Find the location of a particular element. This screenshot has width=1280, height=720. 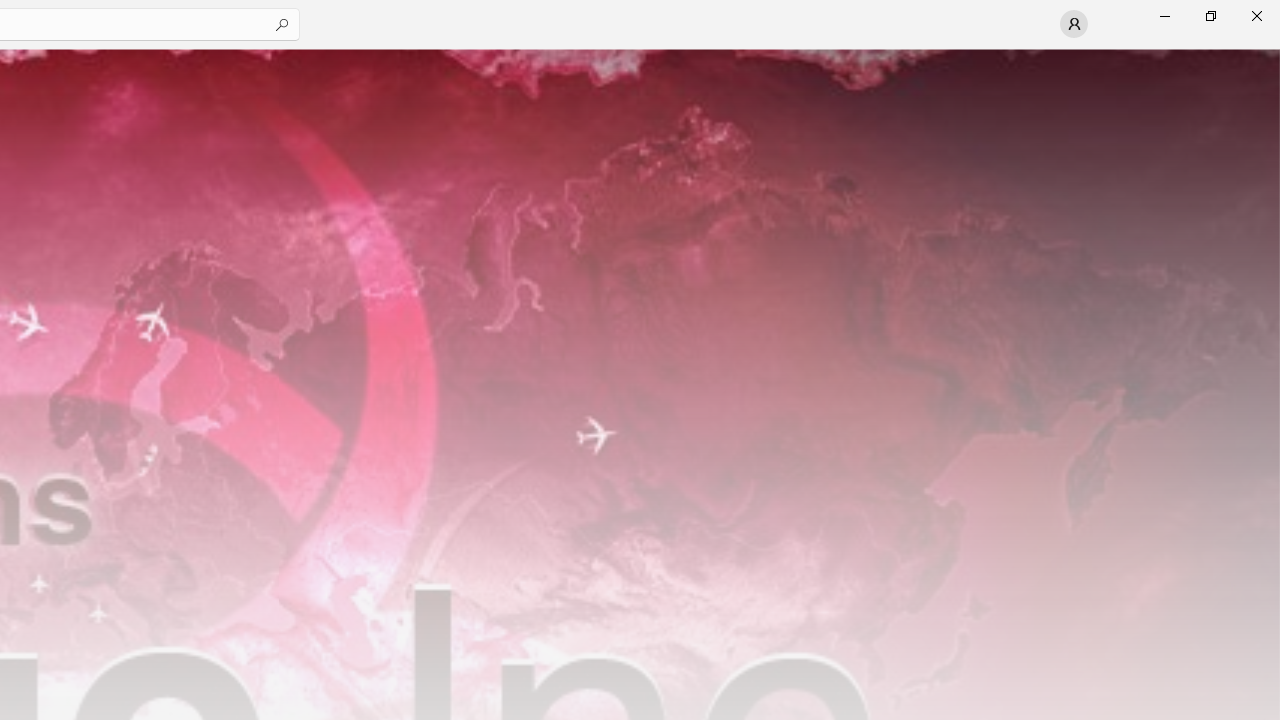

'Close Microsoft Store' is located at coordinates (1255, 15).